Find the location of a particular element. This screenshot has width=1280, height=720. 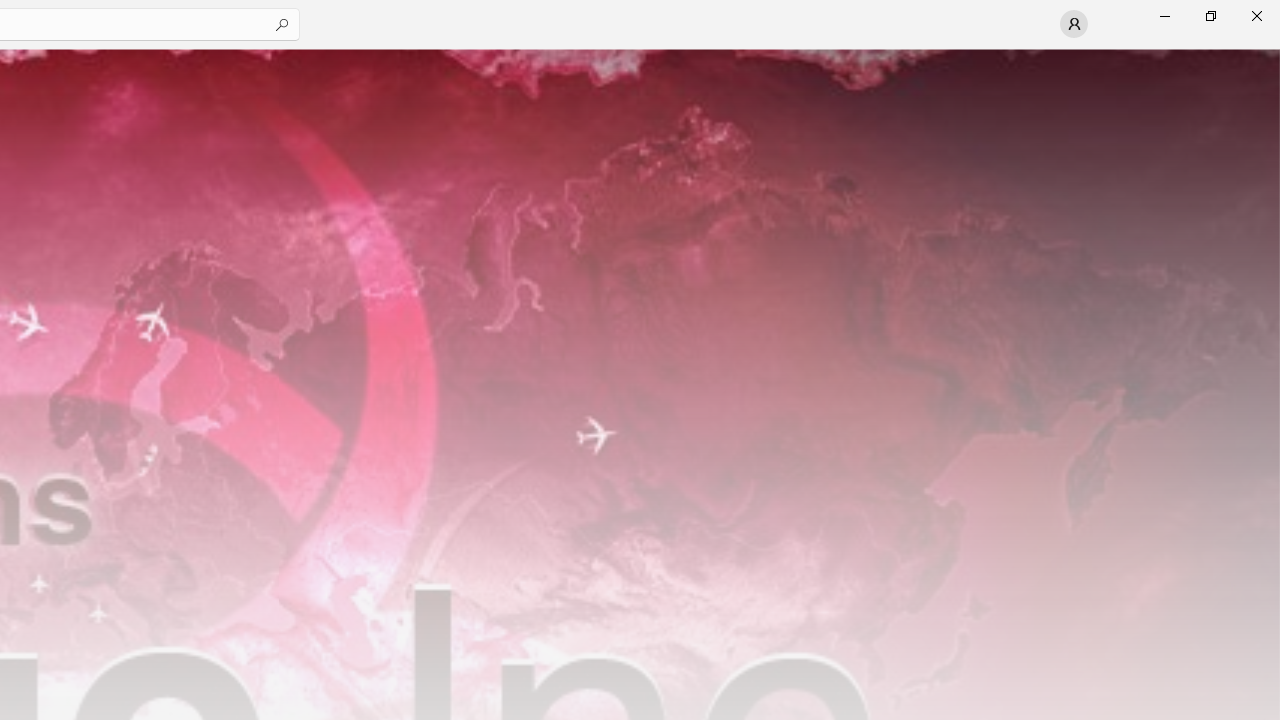

'Close Microsoft Store' is located at coordinates (1255, 15).